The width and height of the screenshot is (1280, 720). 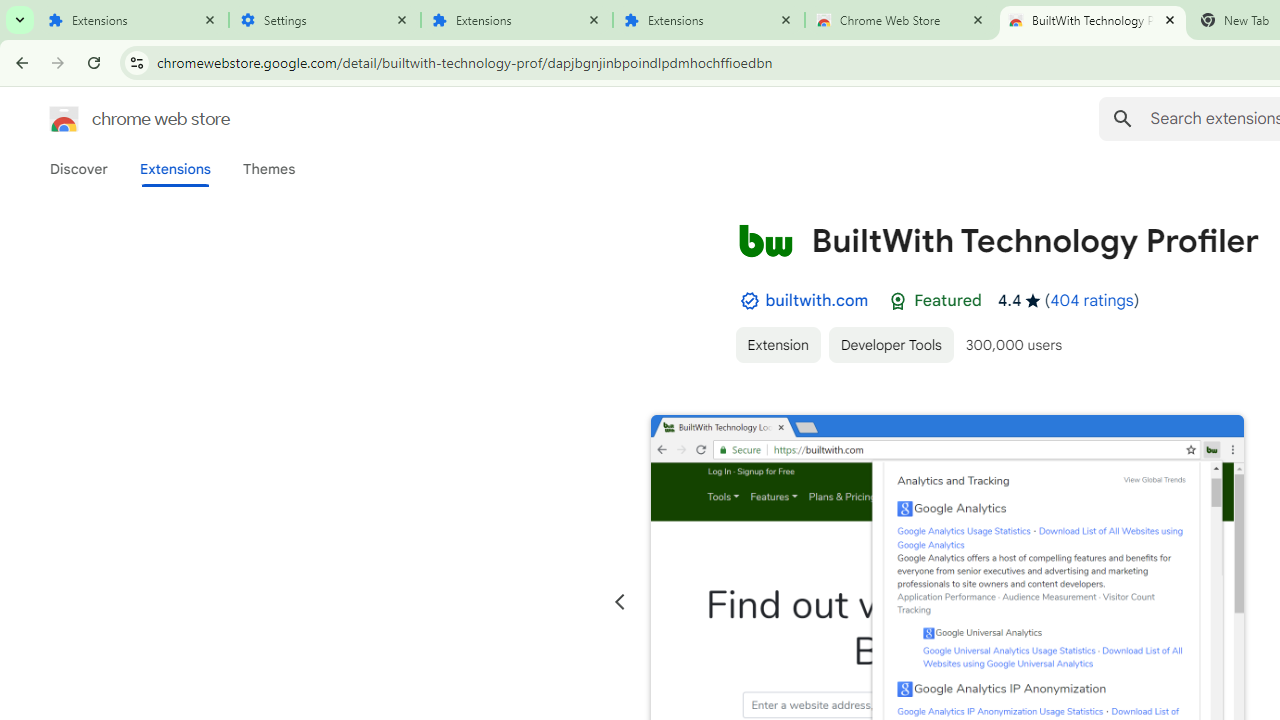 What do you see at coordinates (1090, 300) in the screenshot?
I see `'404 ratings'` at bounding box center [1090, 300].